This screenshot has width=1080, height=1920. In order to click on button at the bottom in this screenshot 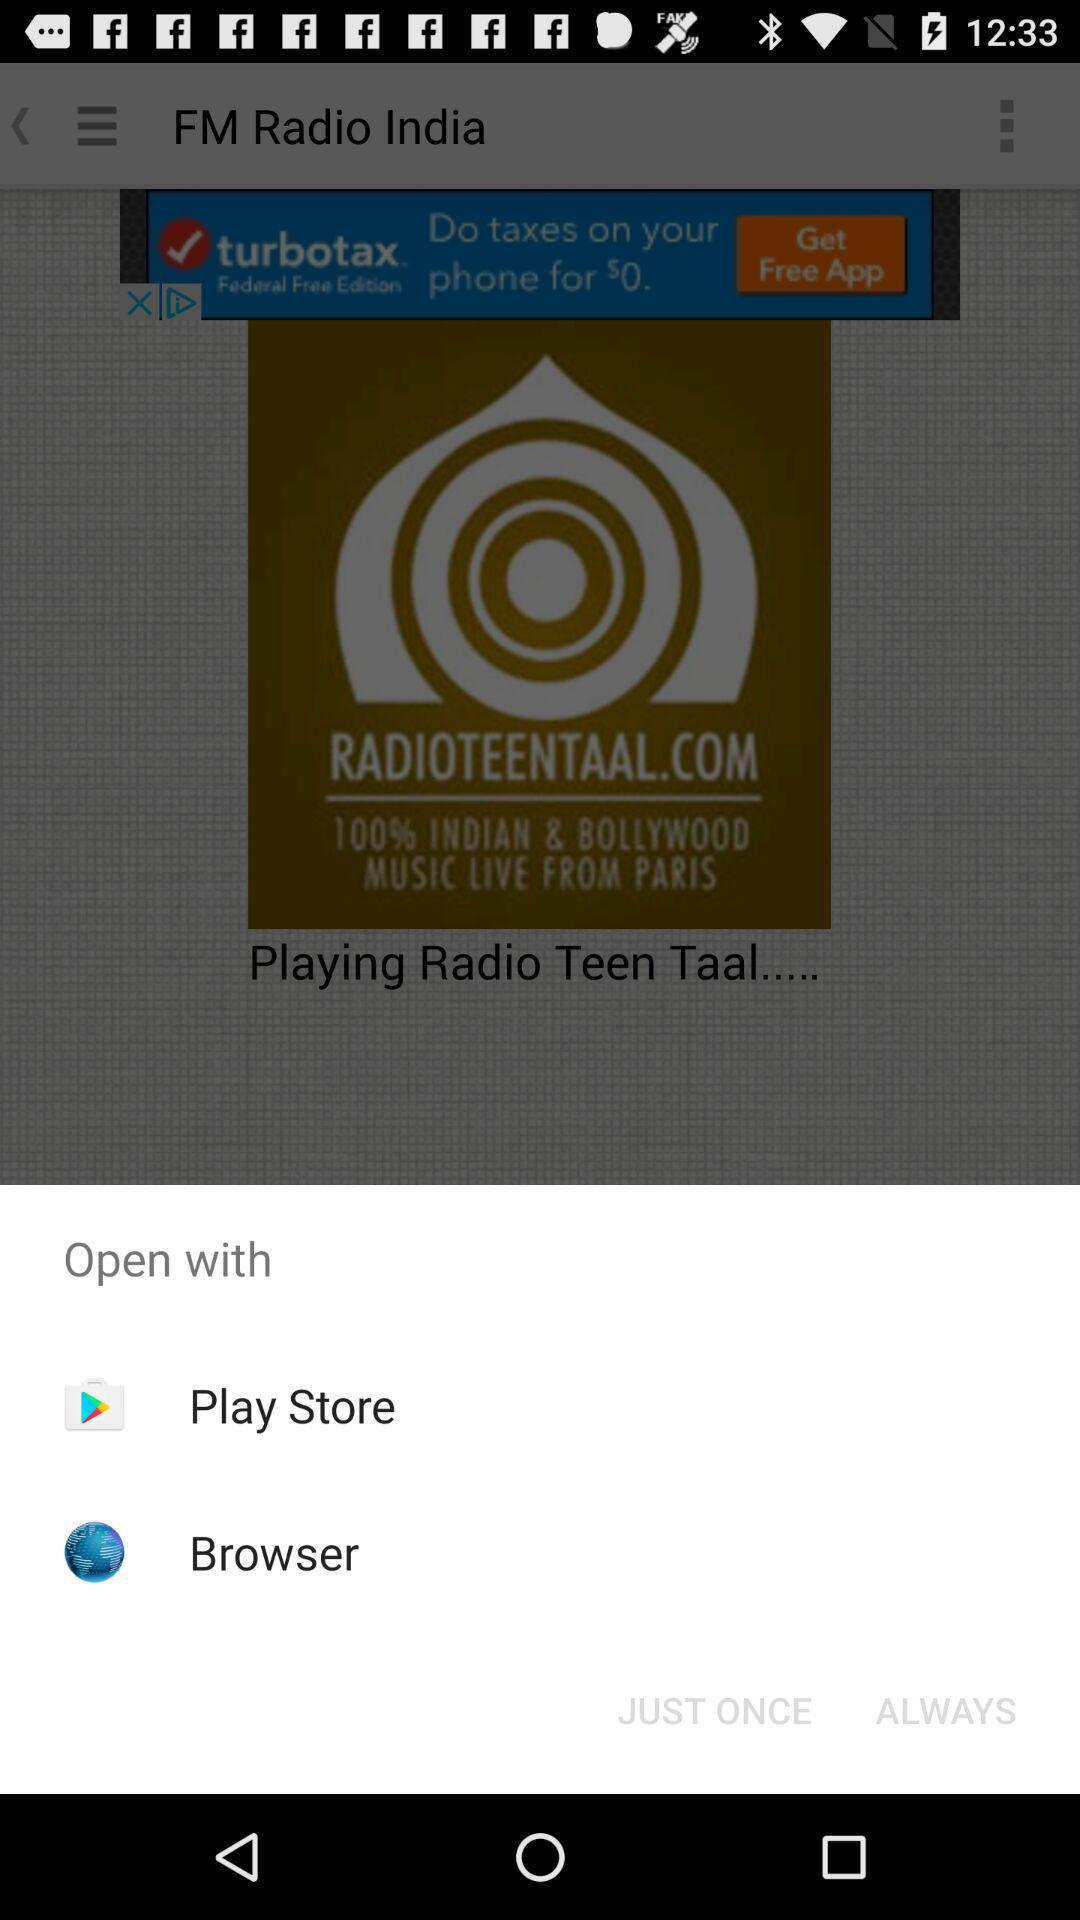, I will do `click(713, 1708)`.